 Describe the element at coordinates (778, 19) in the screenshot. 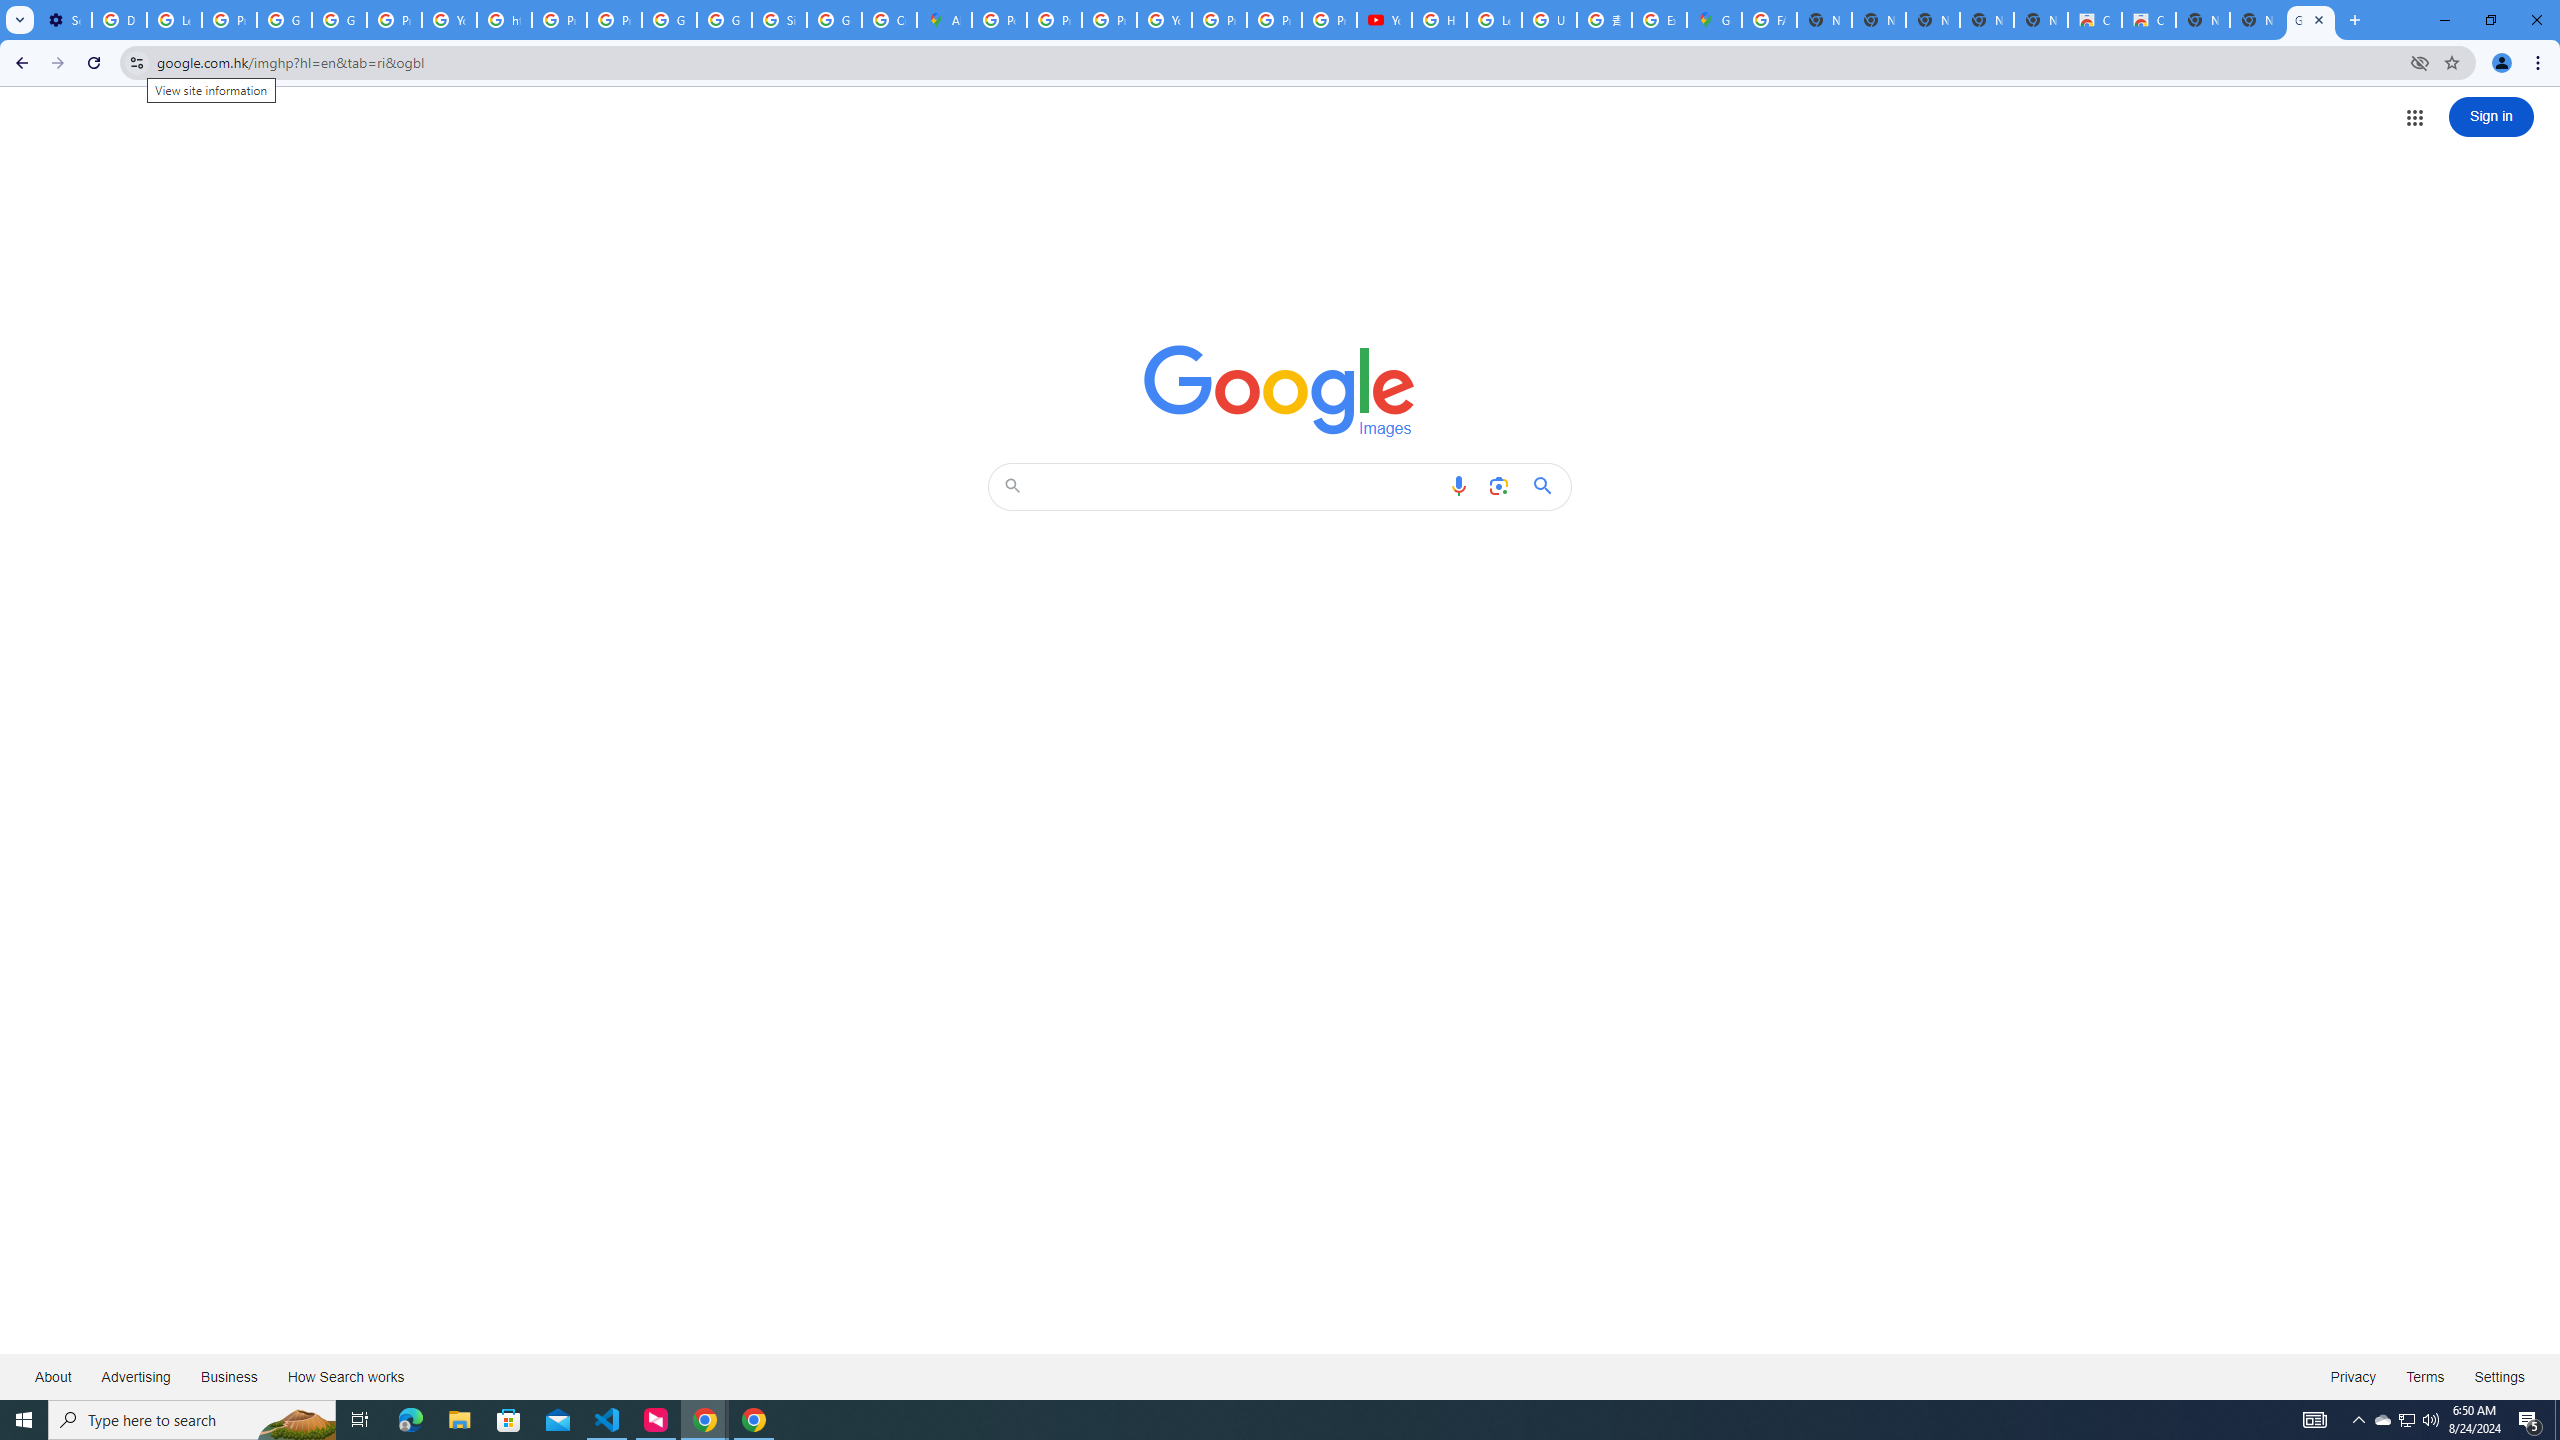

I see `'Sign in - Google Accounts'` at that location.